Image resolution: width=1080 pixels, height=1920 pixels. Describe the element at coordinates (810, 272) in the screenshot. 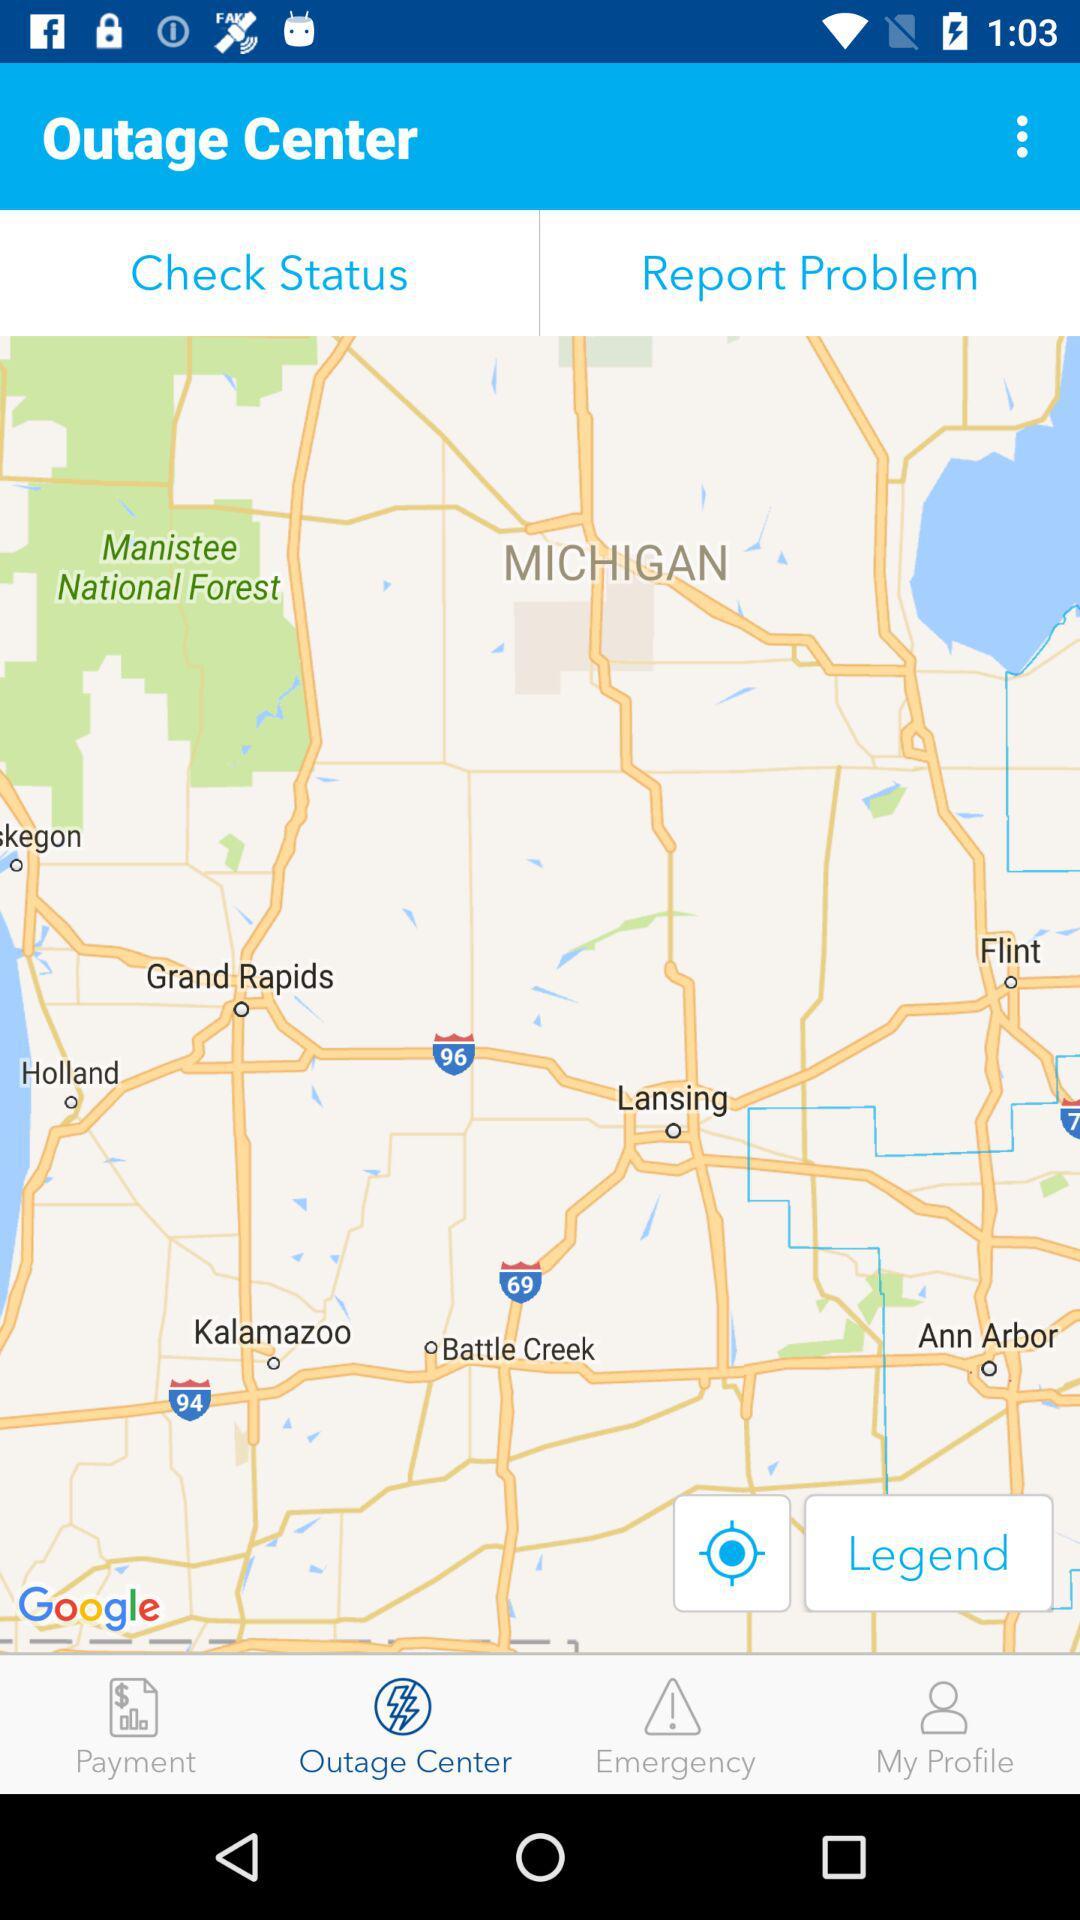

I see `the item next to check status icon` at that location.